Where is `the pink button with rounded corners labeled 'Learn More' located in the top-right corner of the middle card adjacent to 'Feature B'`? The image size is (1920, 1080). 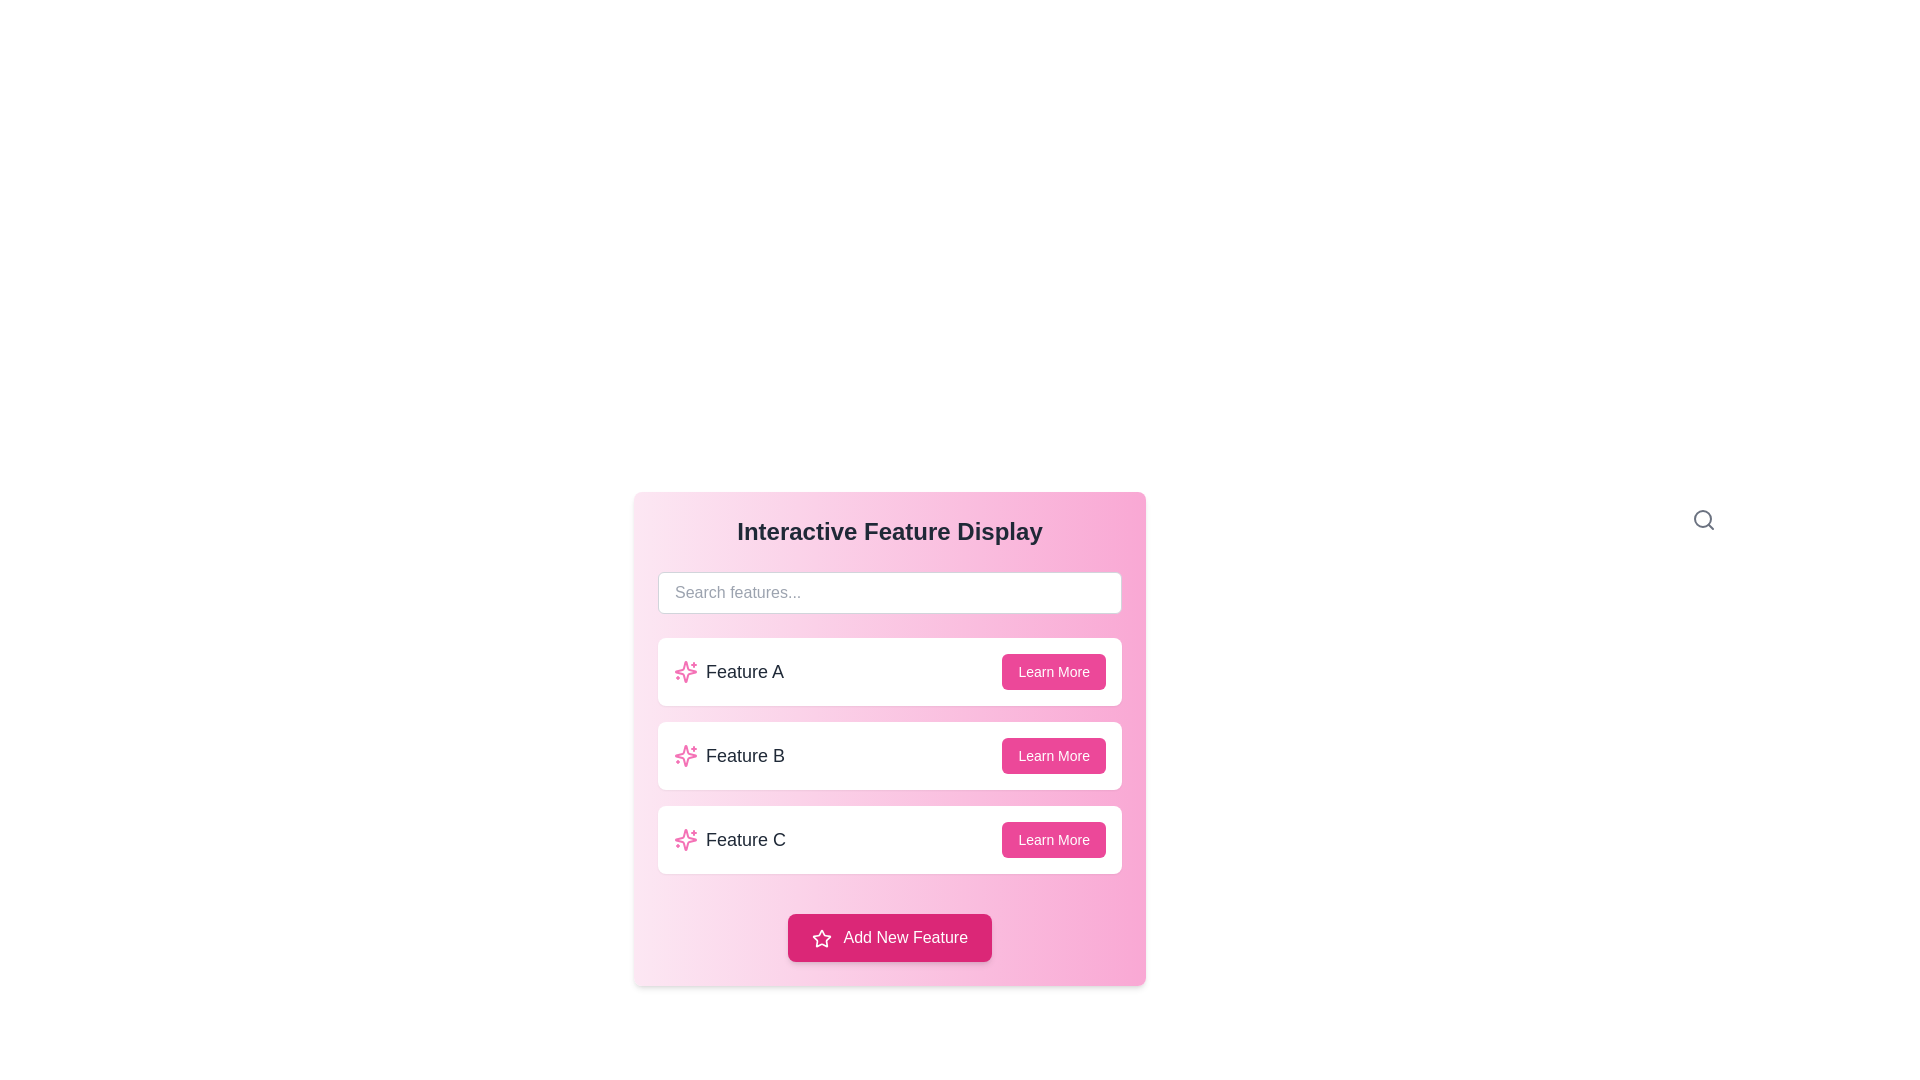
the pink button with rounded corners labeled 'Learn More' located in the top-right corner of the middle card adjacent to 'Feature B' is located at coordinates (1053, 756).